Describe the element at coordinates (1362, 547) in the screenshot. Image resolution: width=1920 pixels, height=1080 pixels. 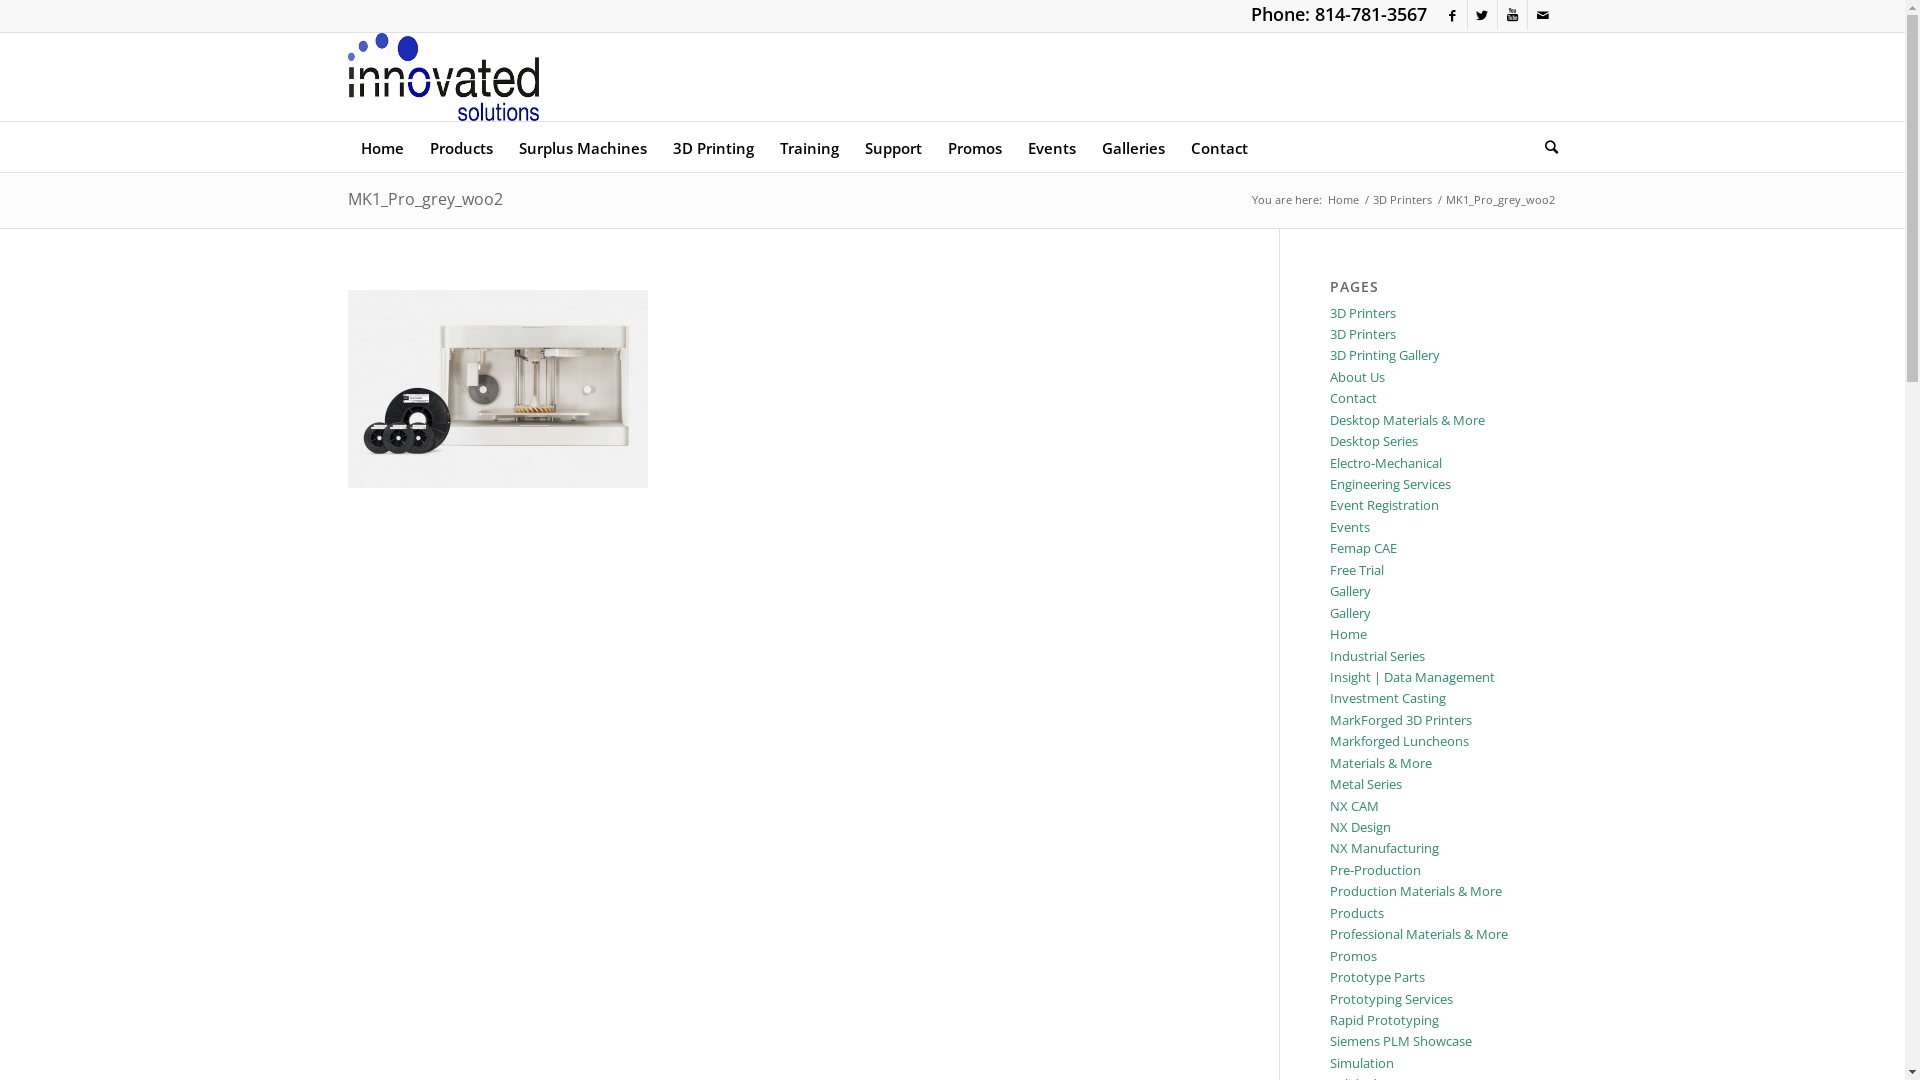
I see `'Femap CAE'` at that location.